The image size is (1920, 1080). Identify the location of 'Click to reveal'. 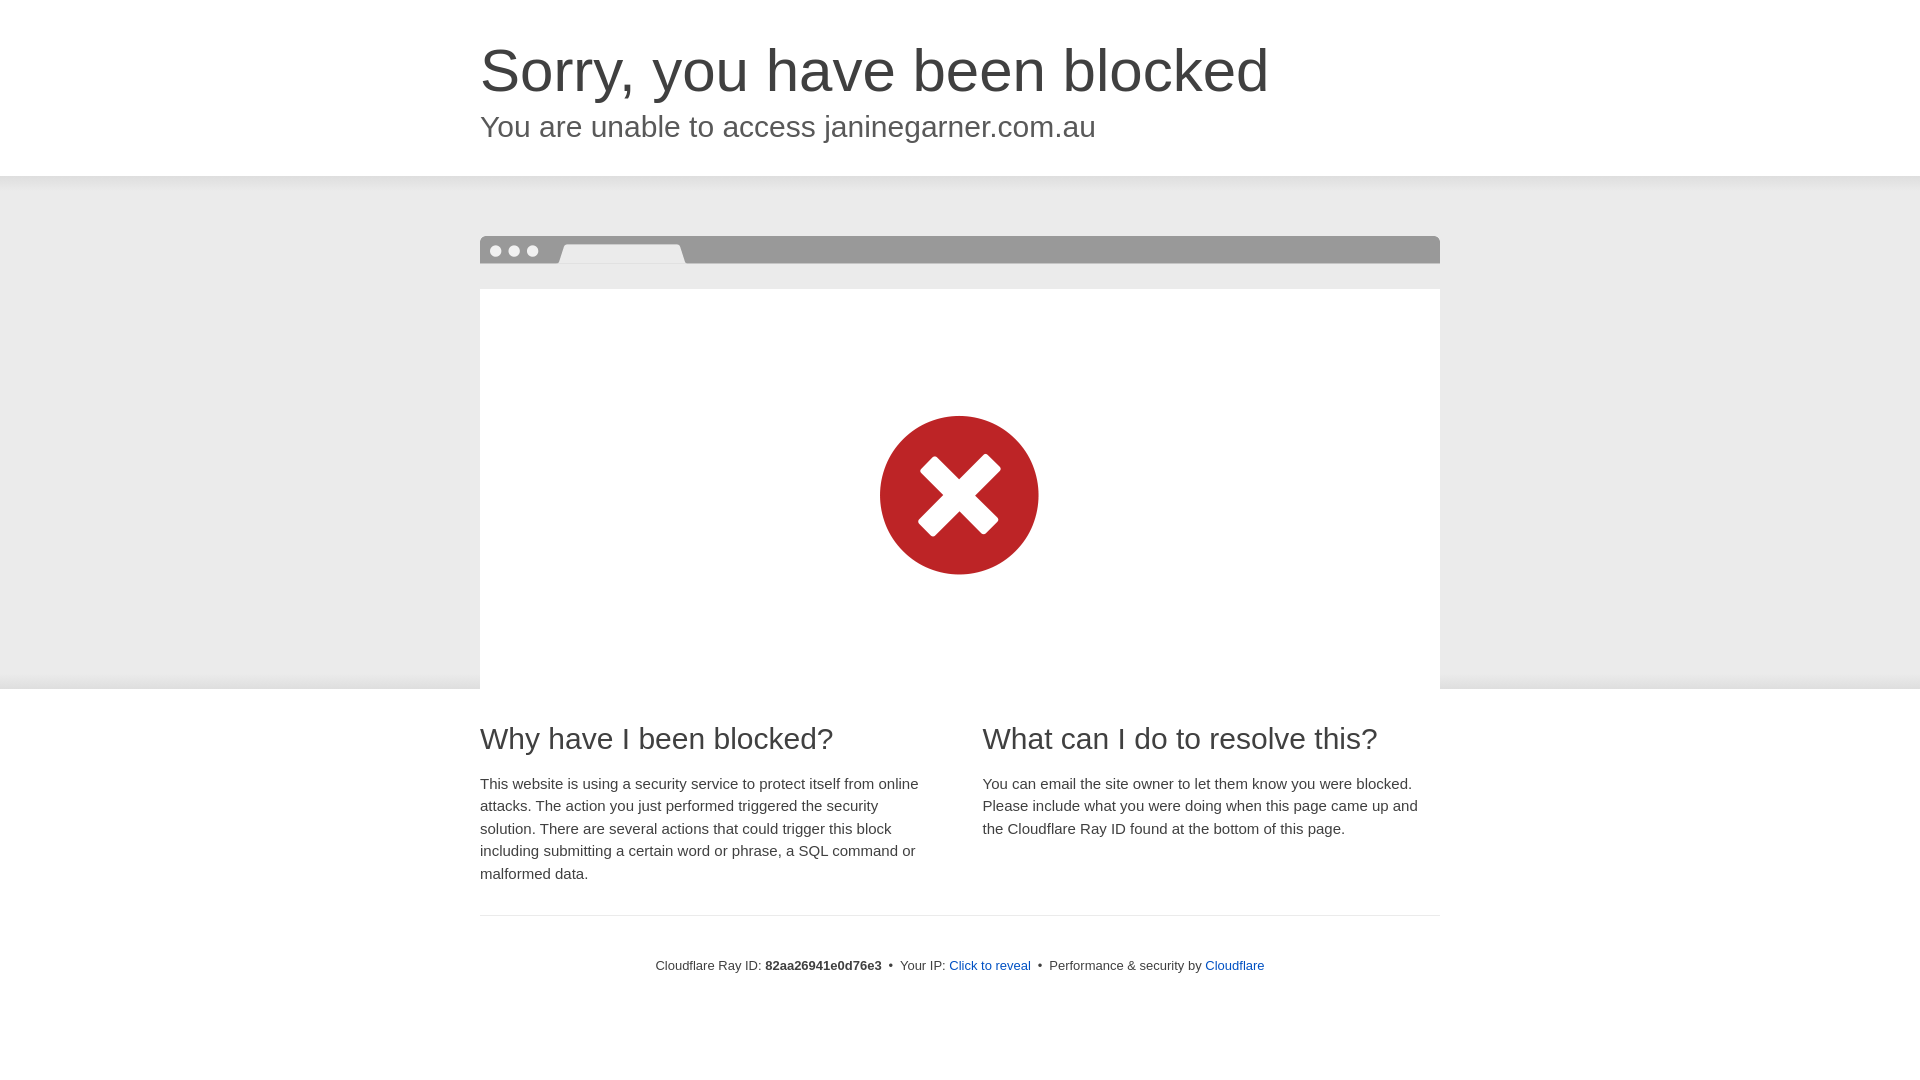
(989, 964).